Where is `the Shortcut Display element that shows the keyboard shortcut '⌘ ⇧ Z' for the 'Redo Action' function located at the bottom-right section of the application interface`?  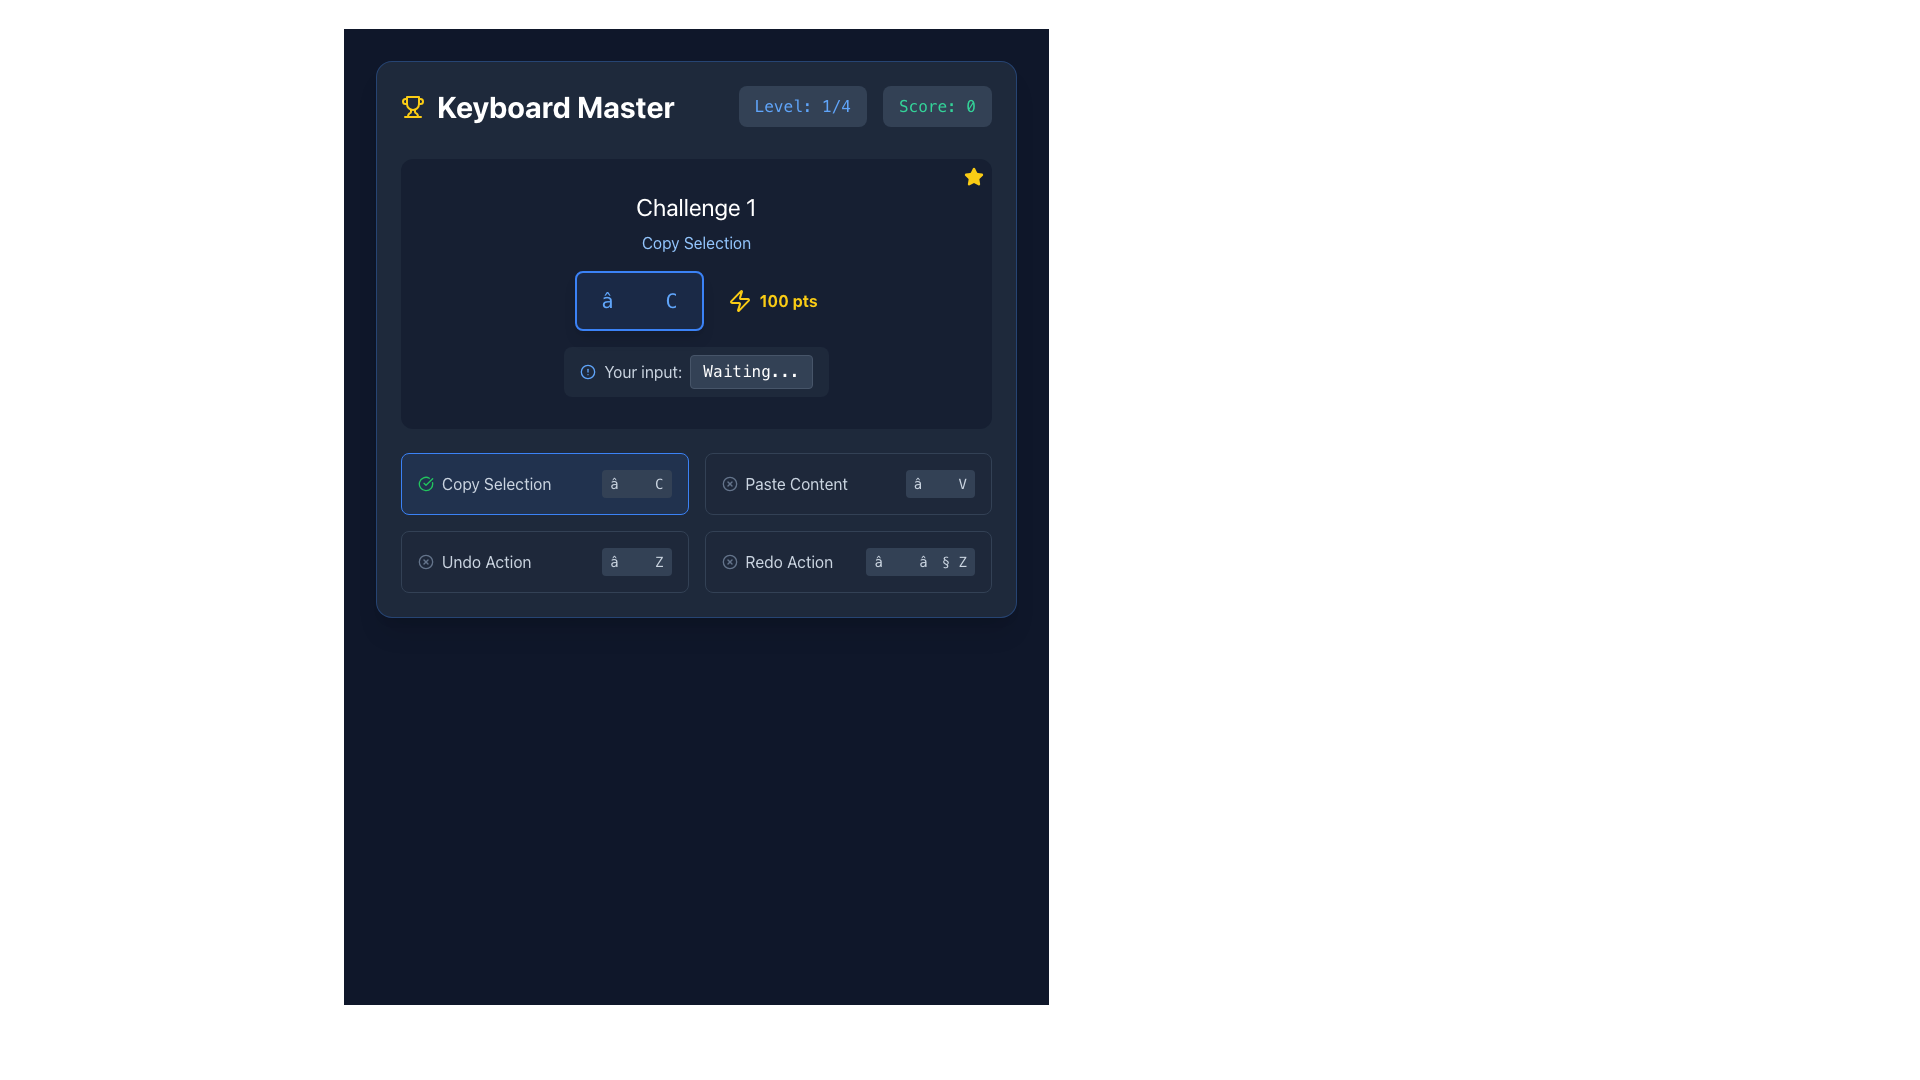
the Shortcut Display element that shows the keyboard shortcut '⌘ ⇧ Z' for the 'Redo Action' function located at the bottom-right section of the application interface is located at coordinates (919, 562).